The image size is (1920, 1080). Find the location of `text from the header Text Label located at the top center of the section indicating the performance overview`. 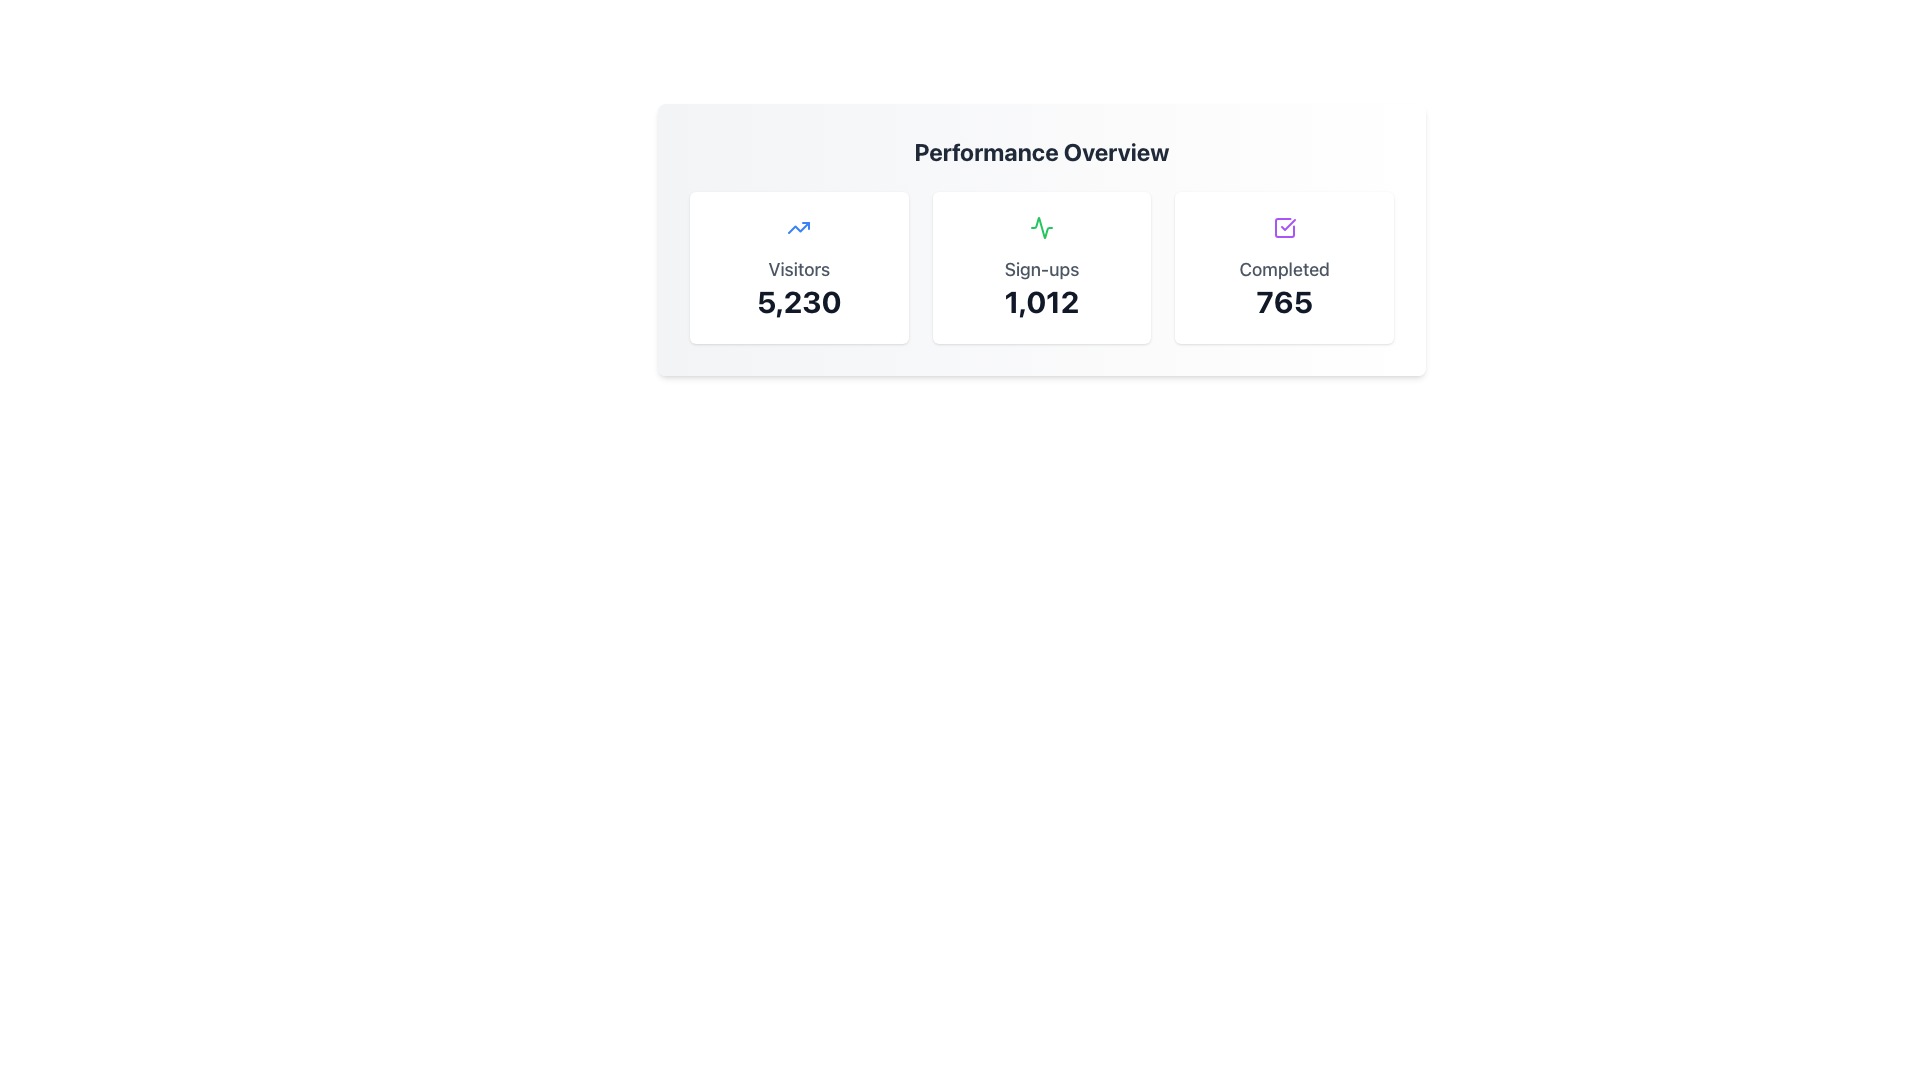

text from the header Text Label located at the top center of the section indicating the performance overview is located at coordinates (1040, 150).